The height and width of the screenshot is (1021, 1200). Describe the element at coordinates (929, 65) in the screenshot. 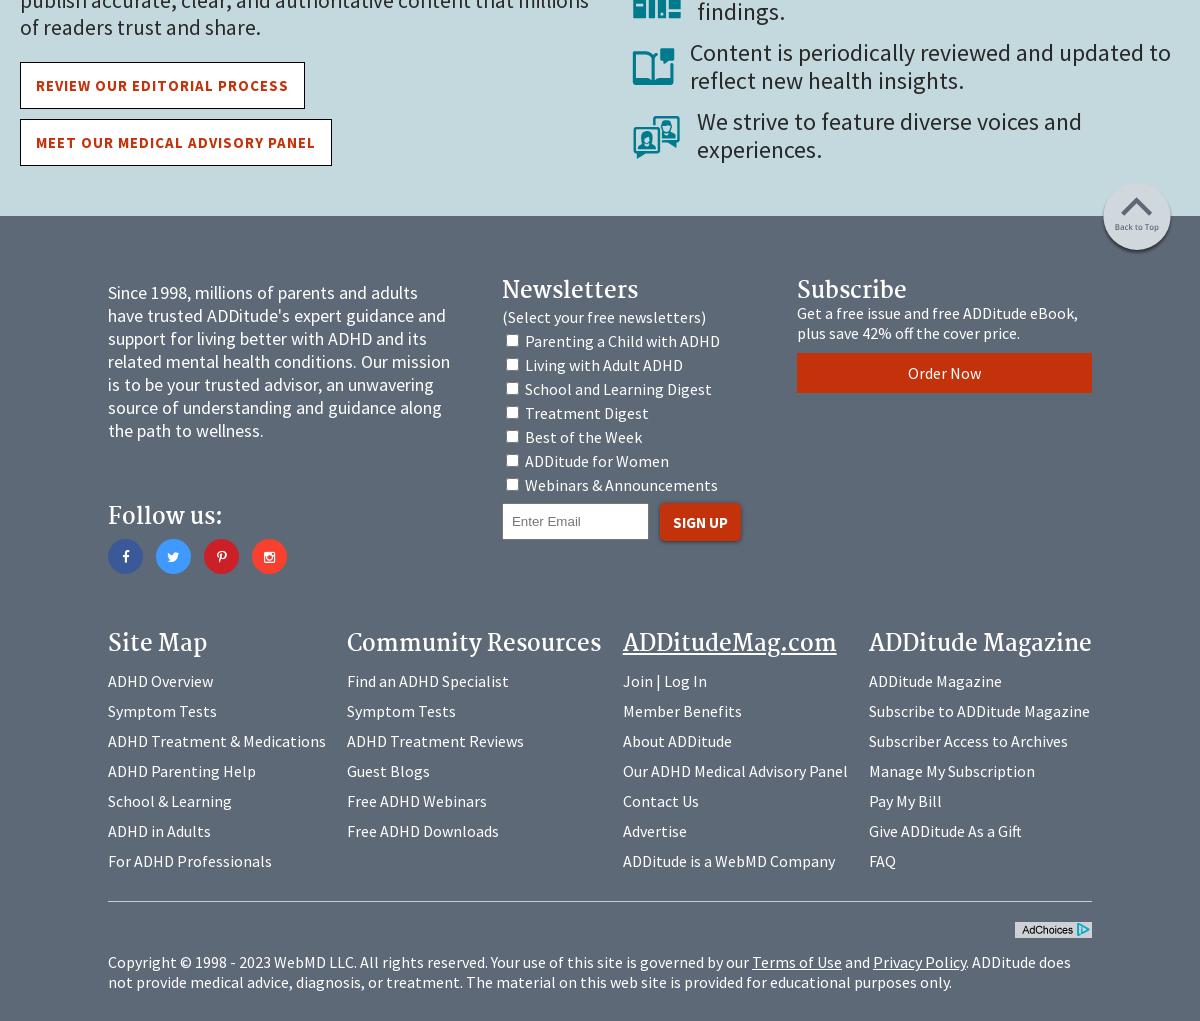

I see `'Content is periodically
reviewed and updated to reflect new health insights.'` at that location.